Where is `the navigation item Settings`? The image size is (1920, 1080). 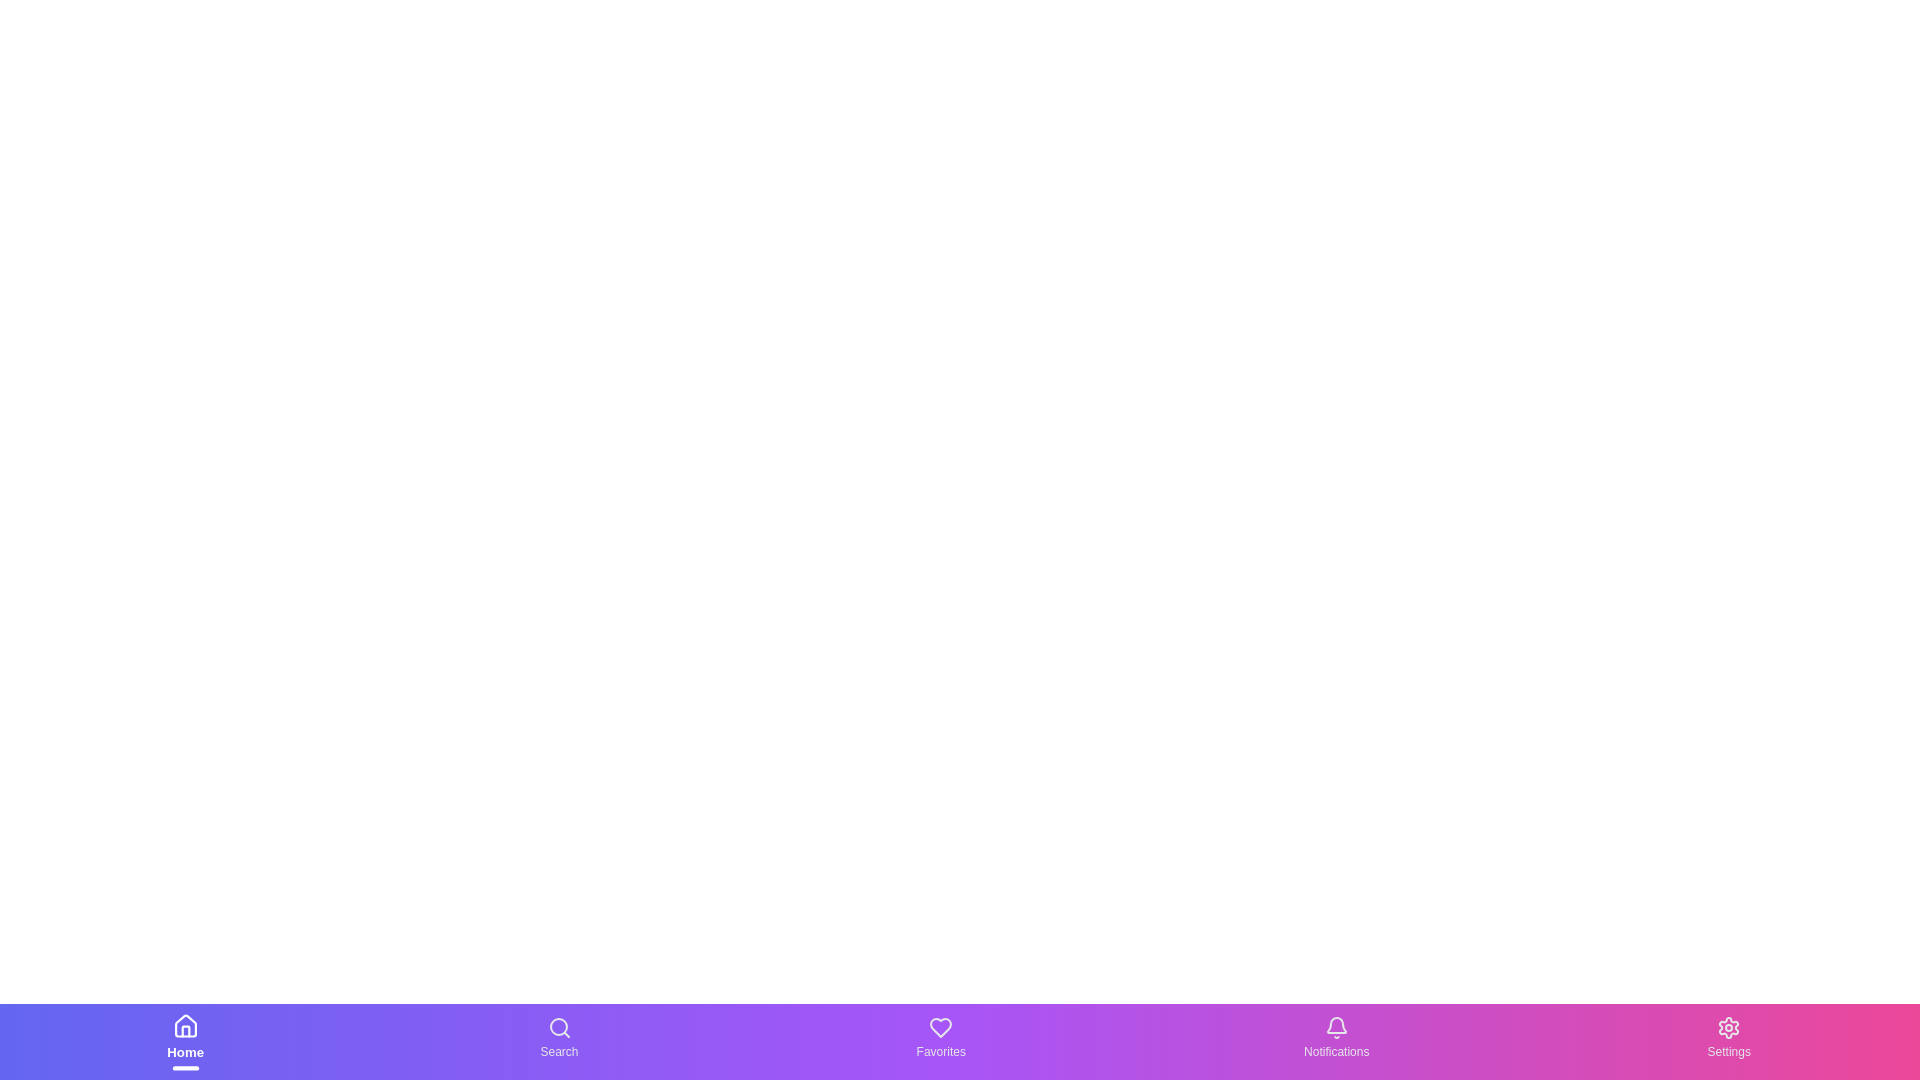 the navigation item Settings is located at coordinates (1727, 1040).